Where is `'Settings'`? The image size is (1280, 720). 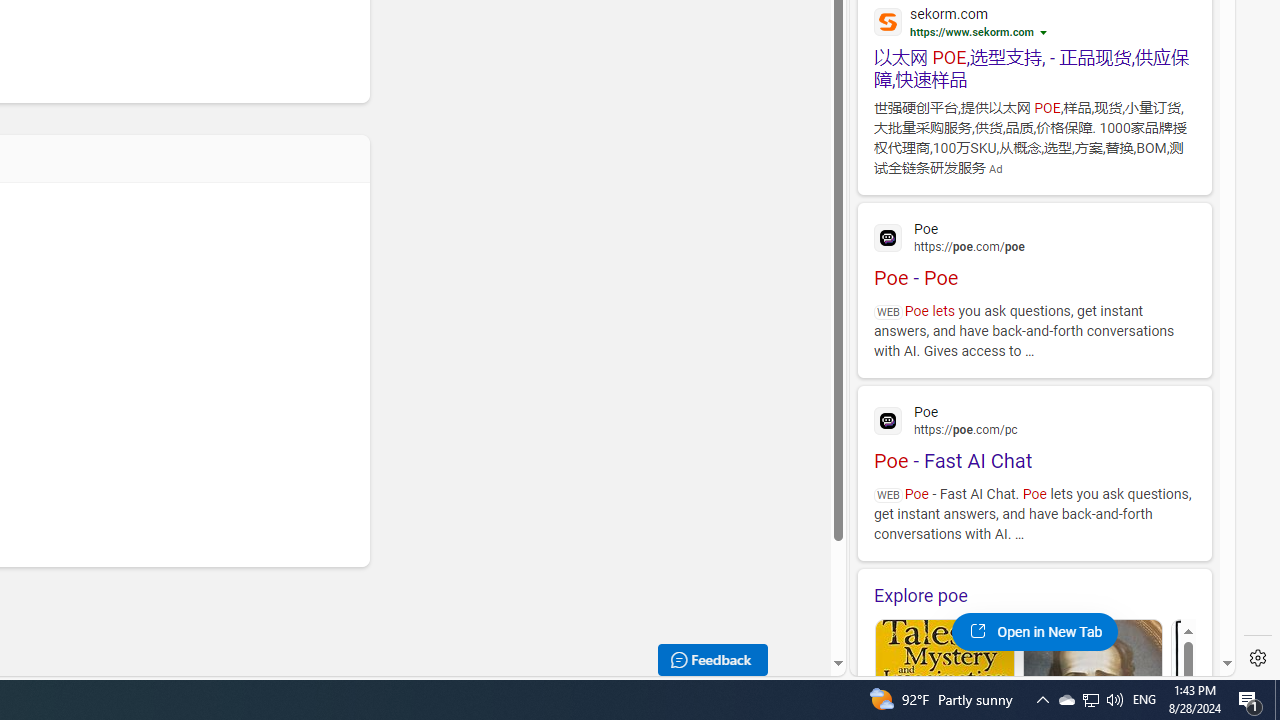 'Settings' is located at coordinates (1257, 658).